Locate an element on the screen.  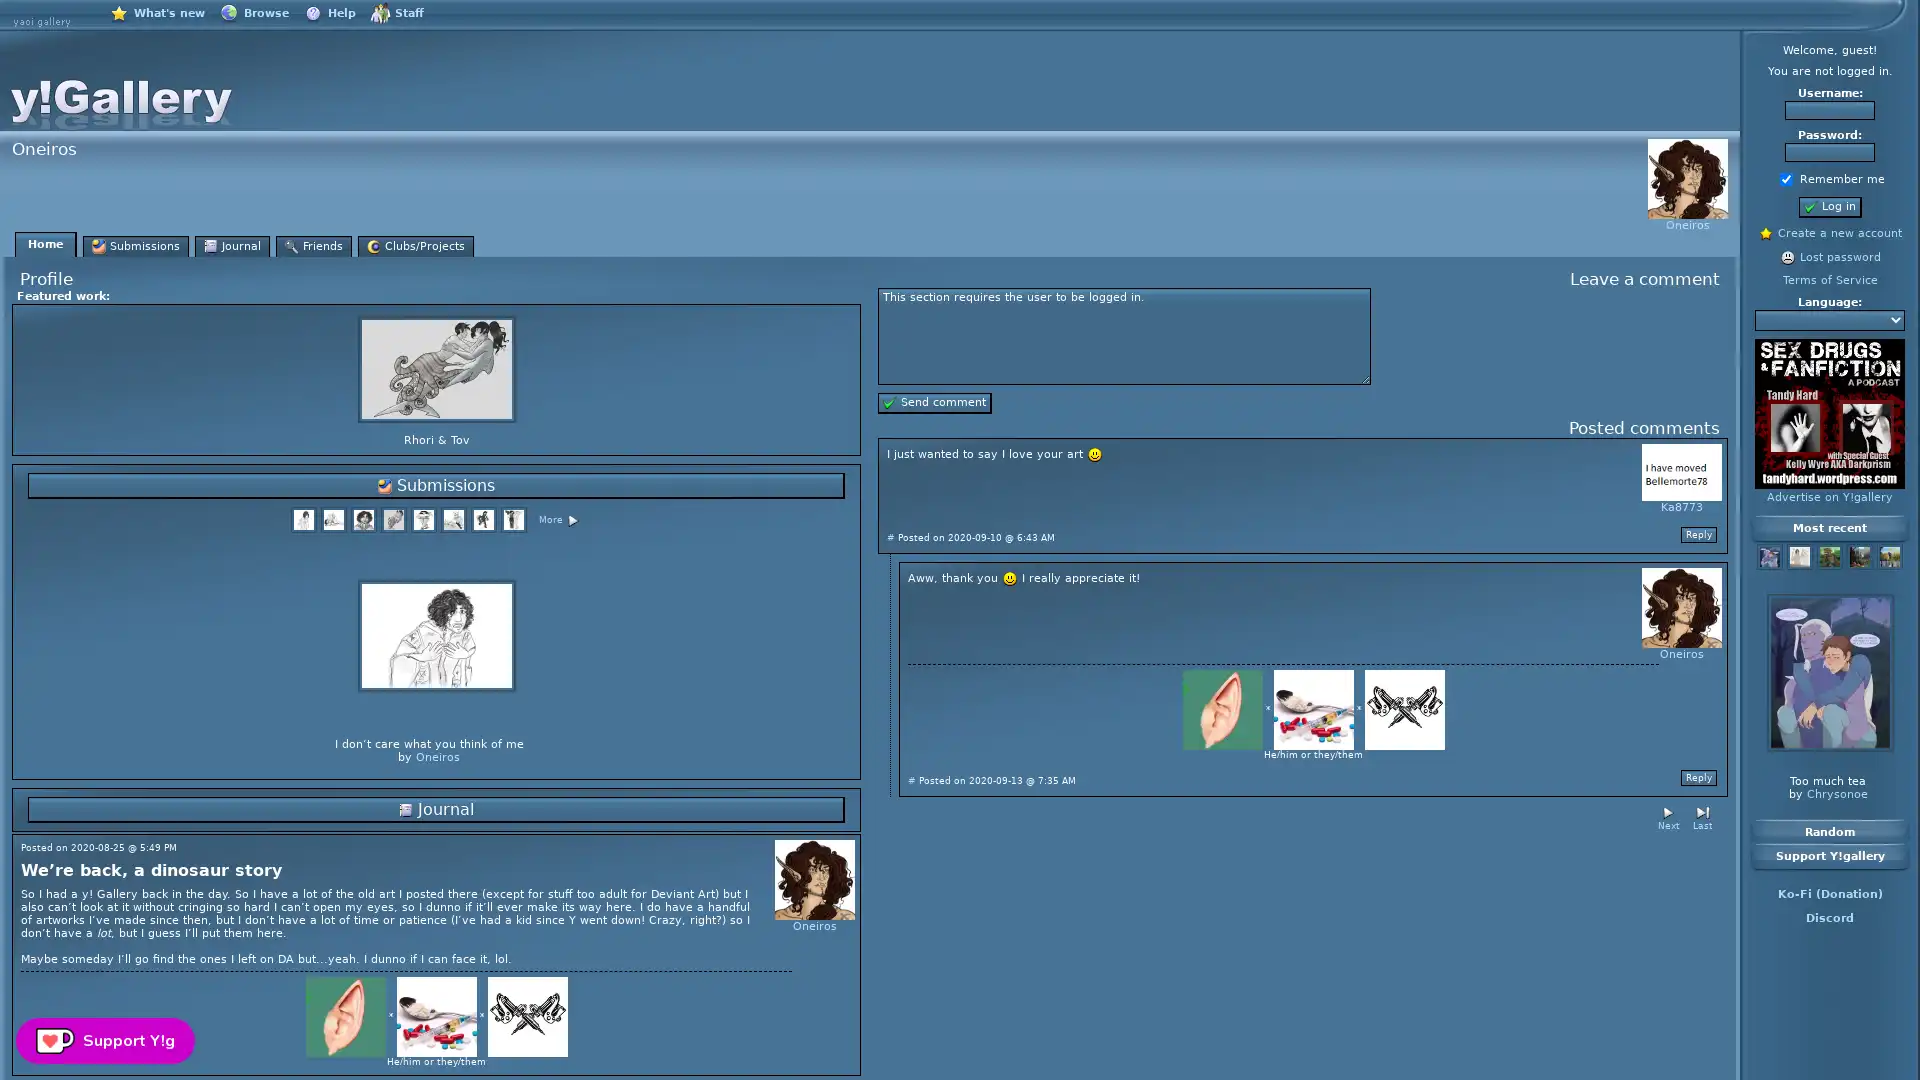
Log in is located at coordinates (1829, 207).